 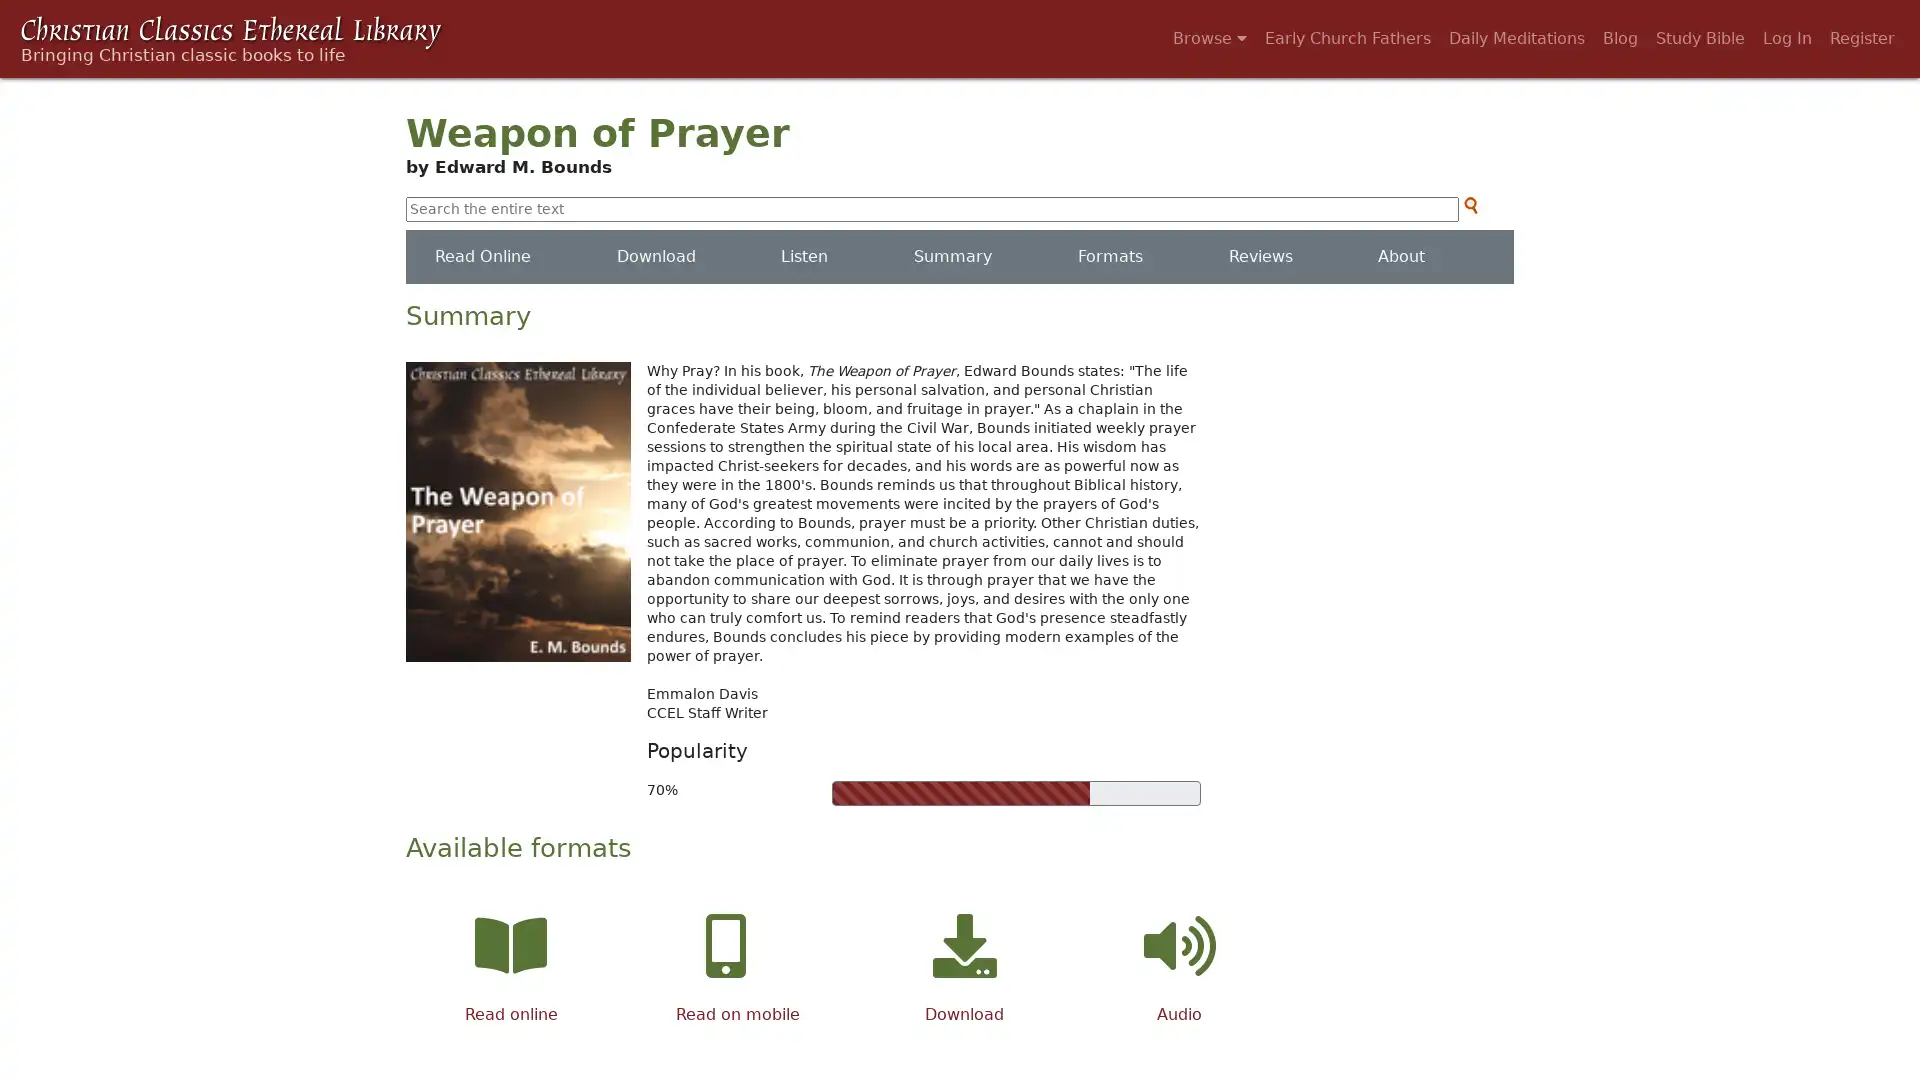 I want to click on Log In, so click(x=1787, y=38).